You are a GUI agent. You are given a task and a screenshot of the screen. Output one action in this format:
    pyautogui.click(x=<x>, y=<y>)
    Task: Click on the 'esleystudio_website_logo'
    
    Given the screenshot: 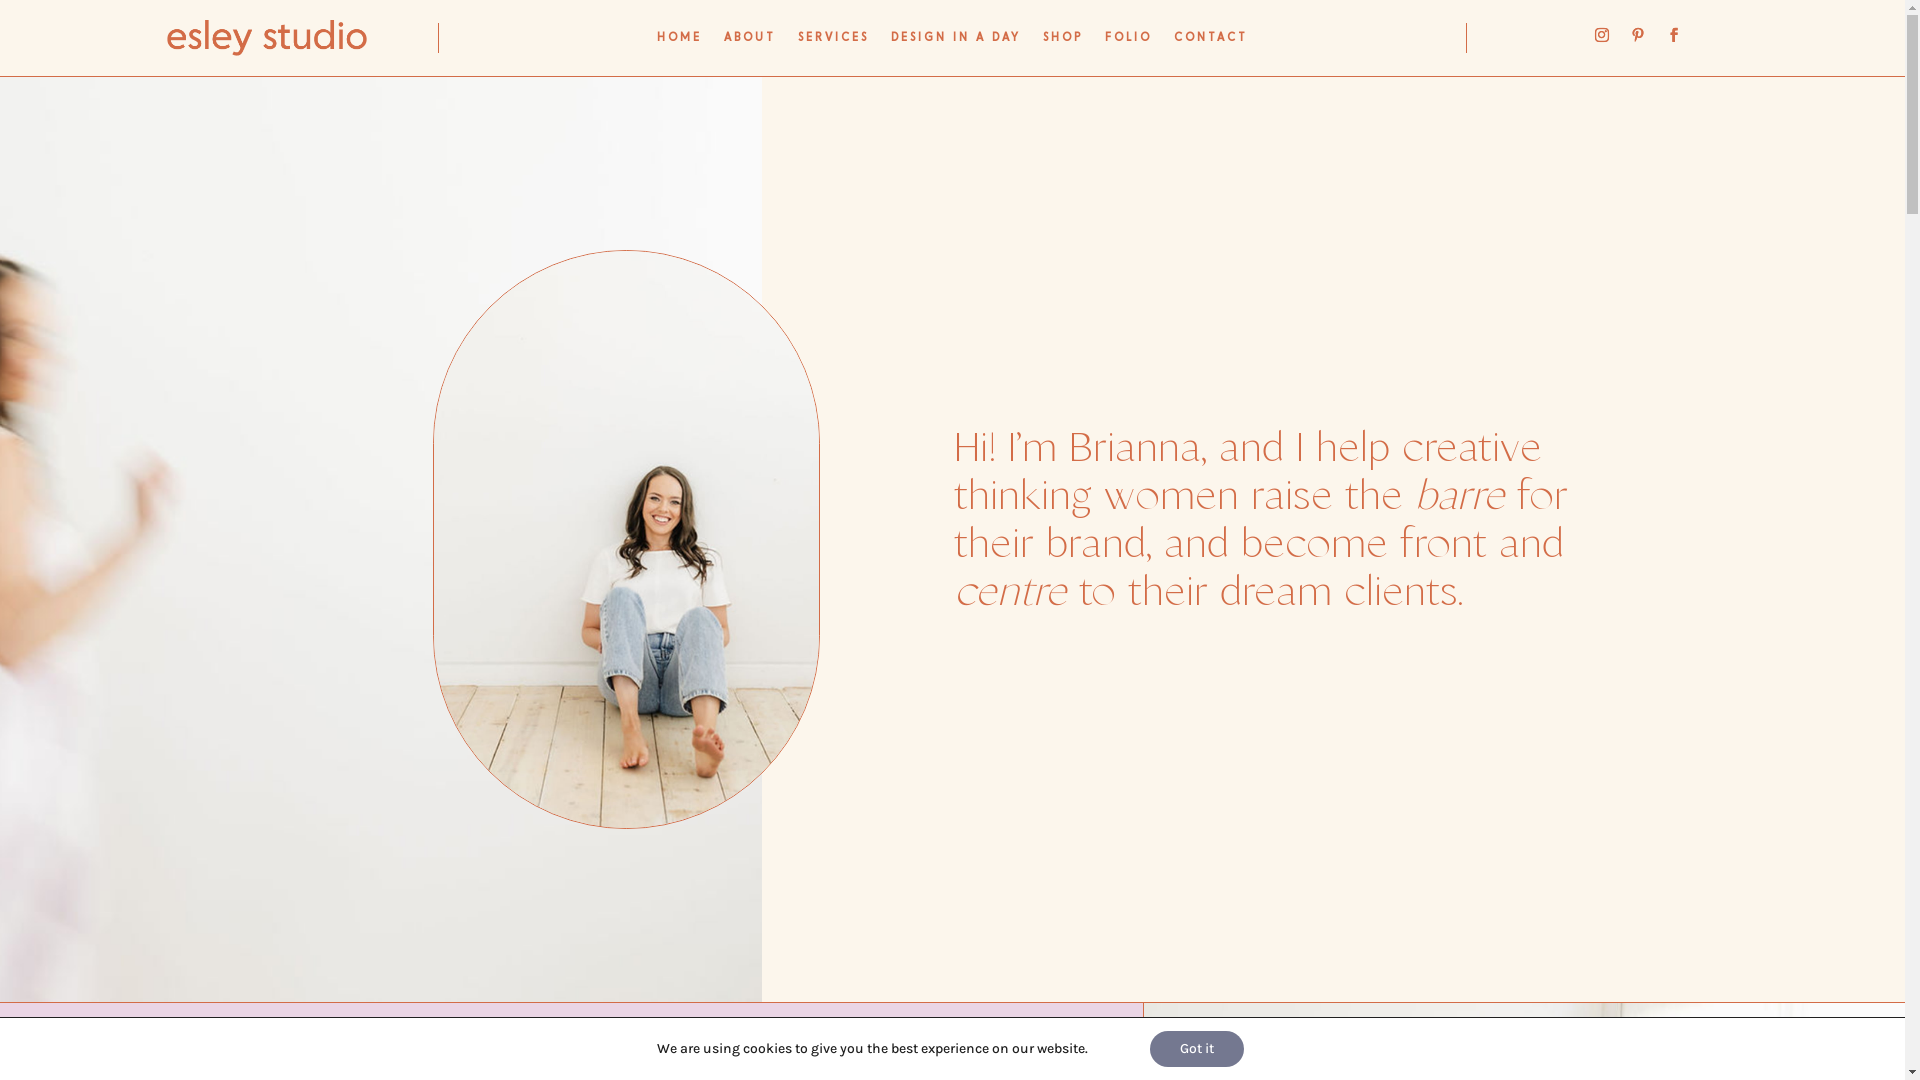 What is the action you would take?
    pyautogui.click(x=266, y=38)
    